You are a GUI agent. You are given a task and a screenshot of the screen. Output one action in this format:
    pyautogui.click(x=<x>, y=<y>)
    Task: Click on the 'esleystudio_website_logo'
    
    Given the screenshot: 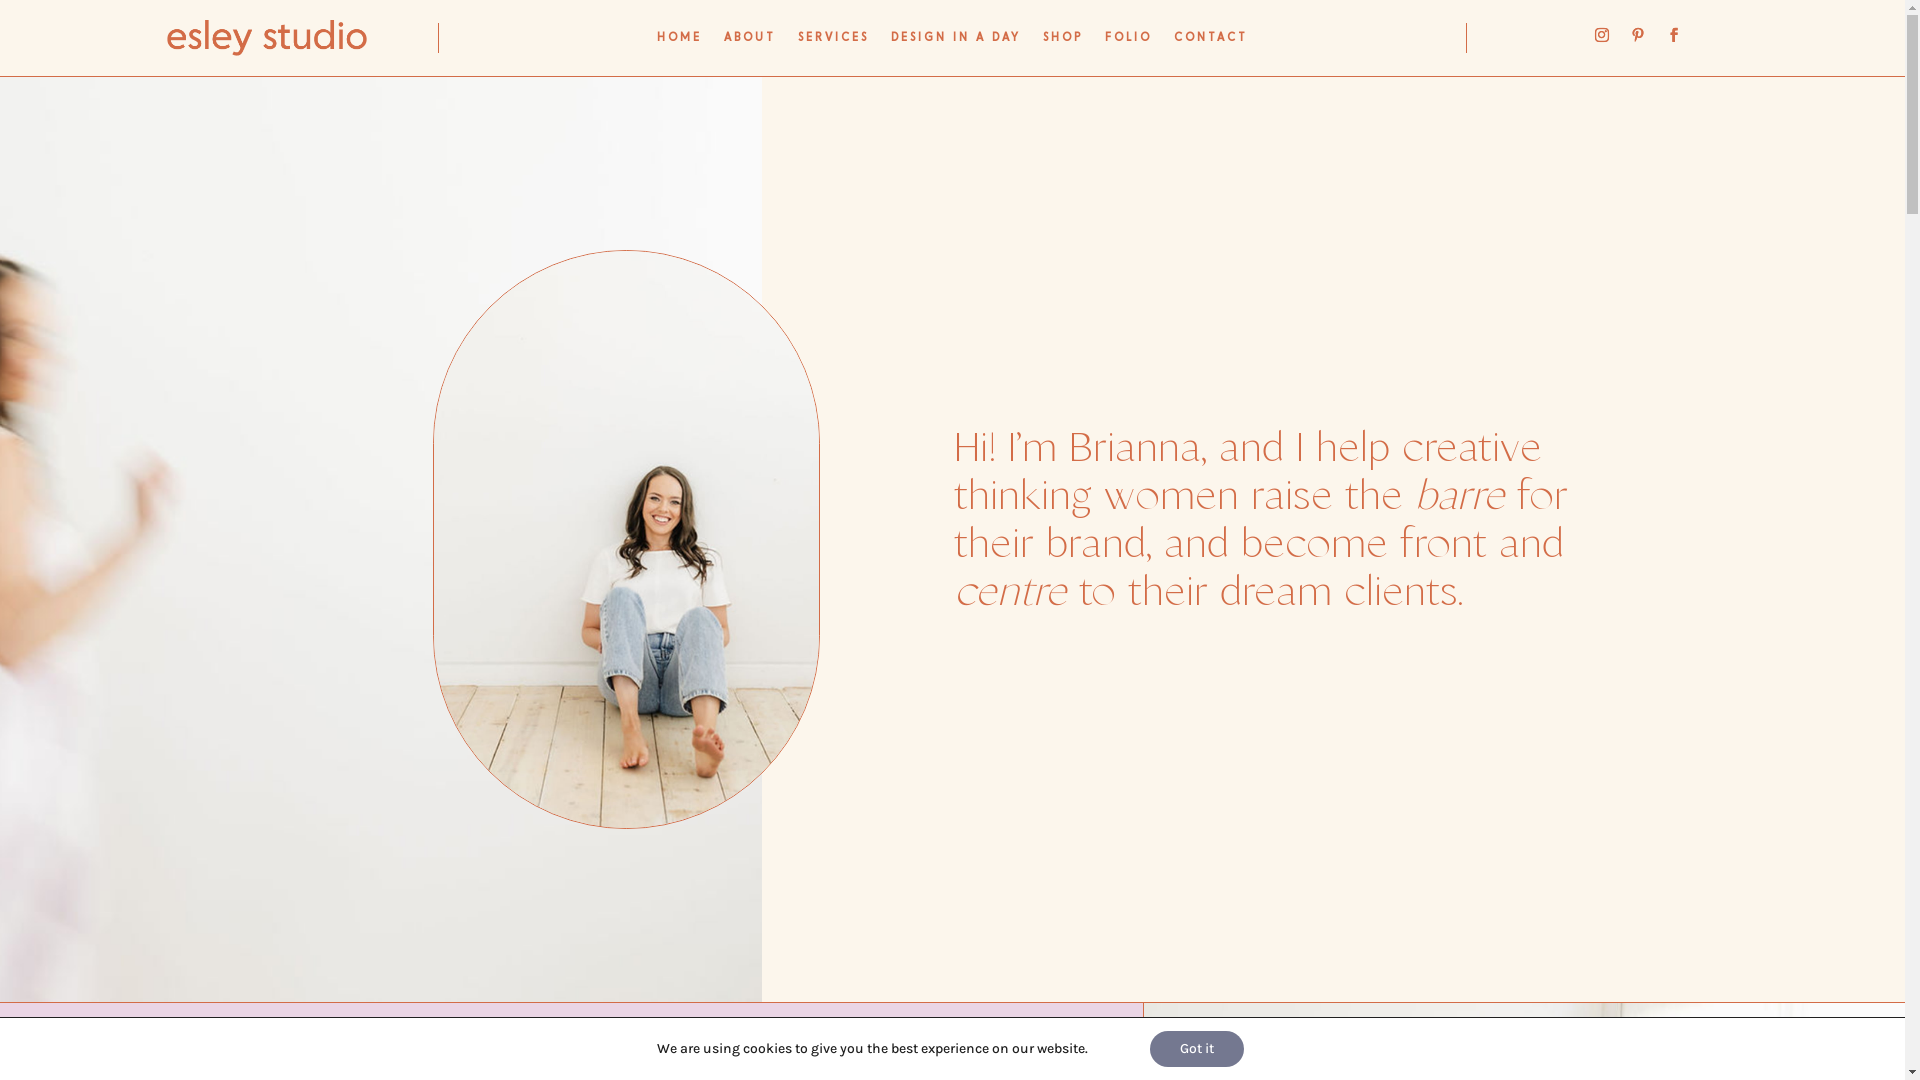 What is the action you would take?
    pyautogui.click(x=266, y=38)
    